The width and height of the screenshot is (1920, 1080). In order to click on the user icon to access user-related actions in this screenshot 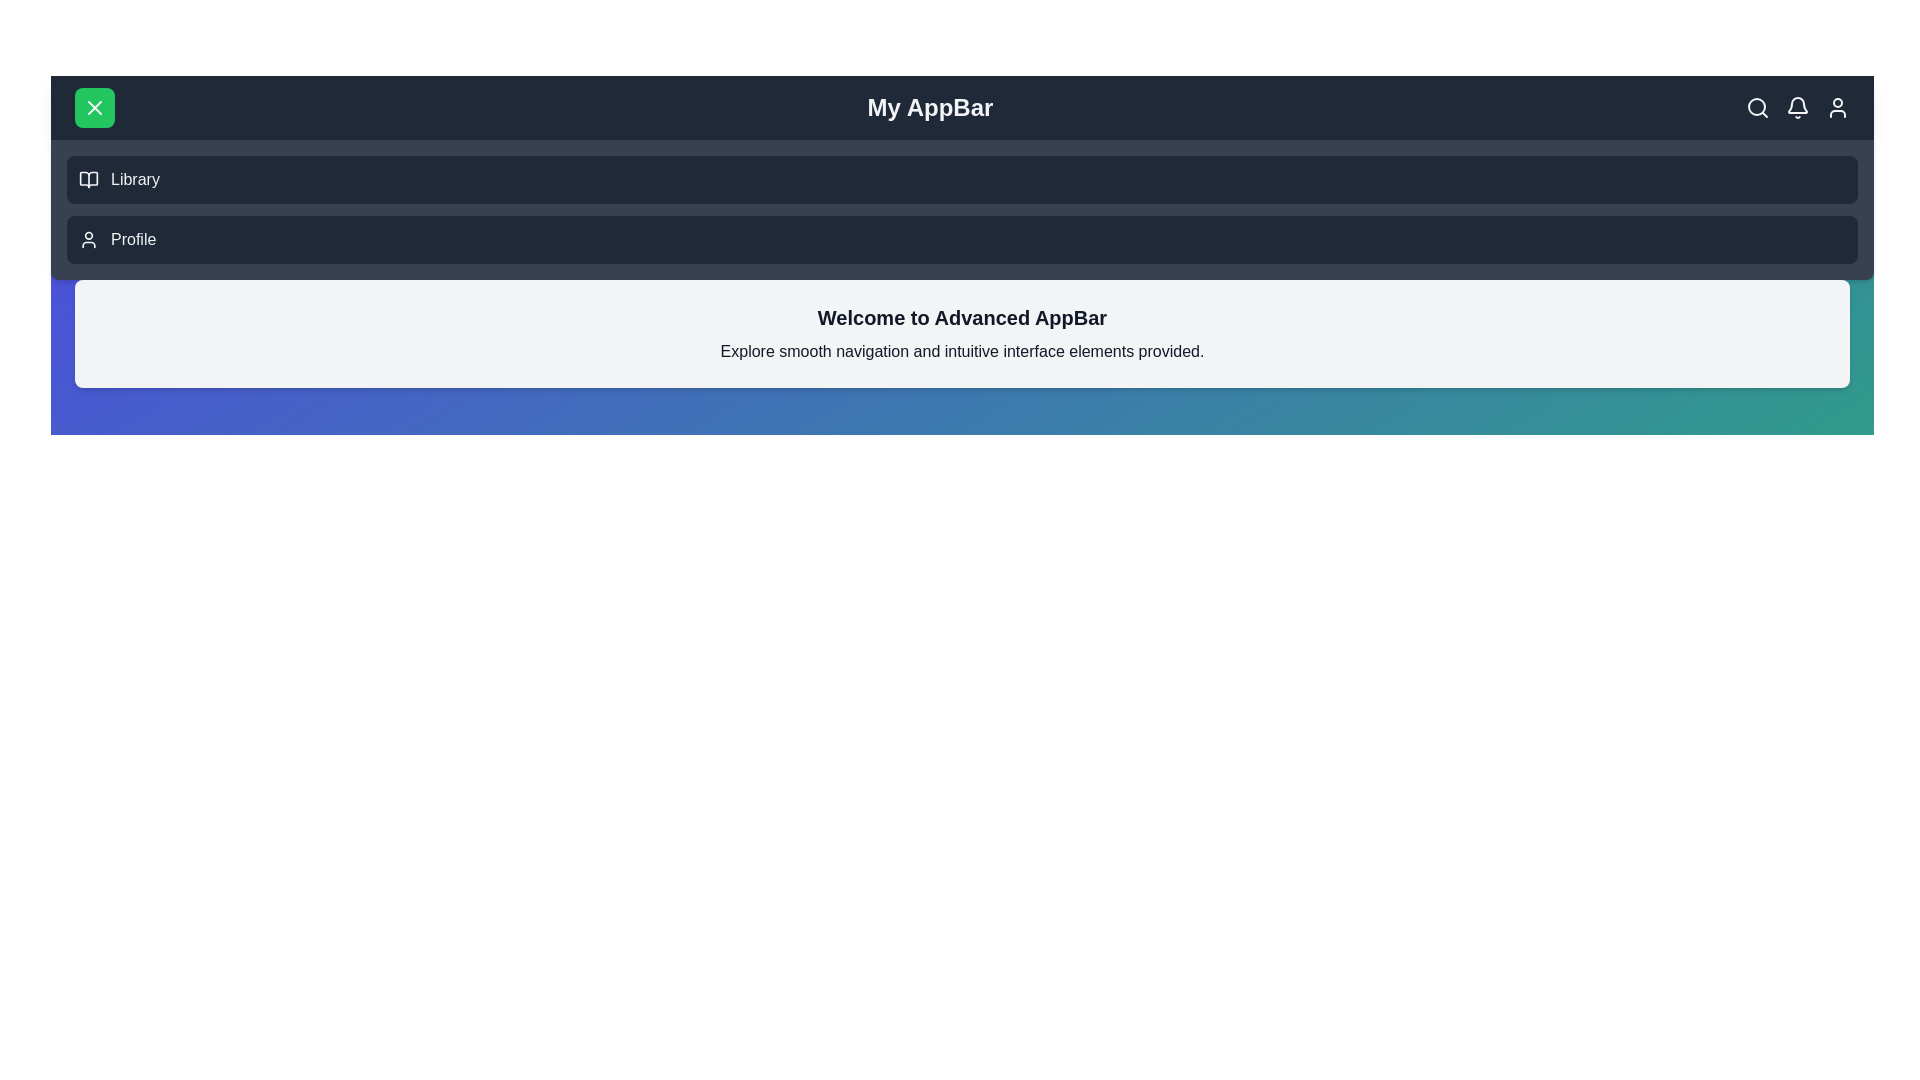, I will do `click(1838, 108)`.